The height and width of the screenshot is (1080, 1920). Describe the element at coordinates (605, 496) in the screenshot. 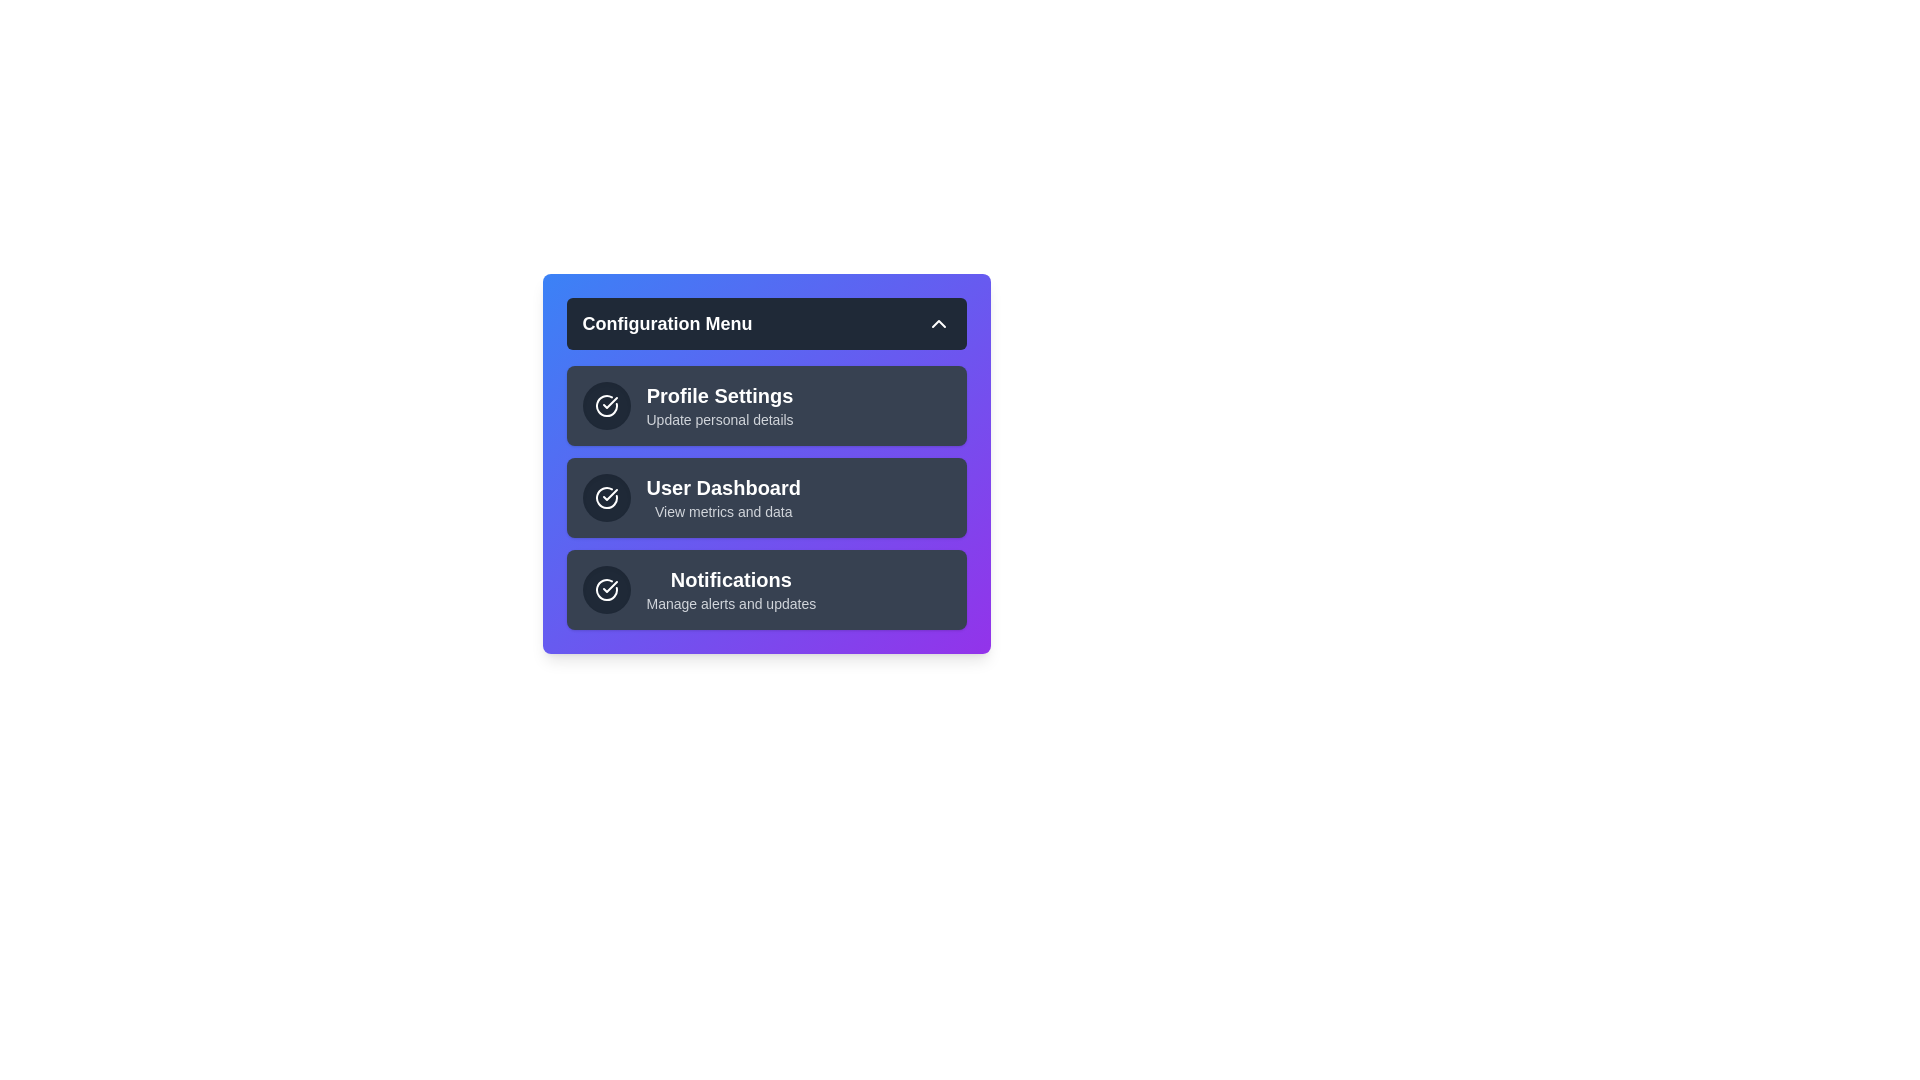

I see `the icon next to User Dashboard` at that location.